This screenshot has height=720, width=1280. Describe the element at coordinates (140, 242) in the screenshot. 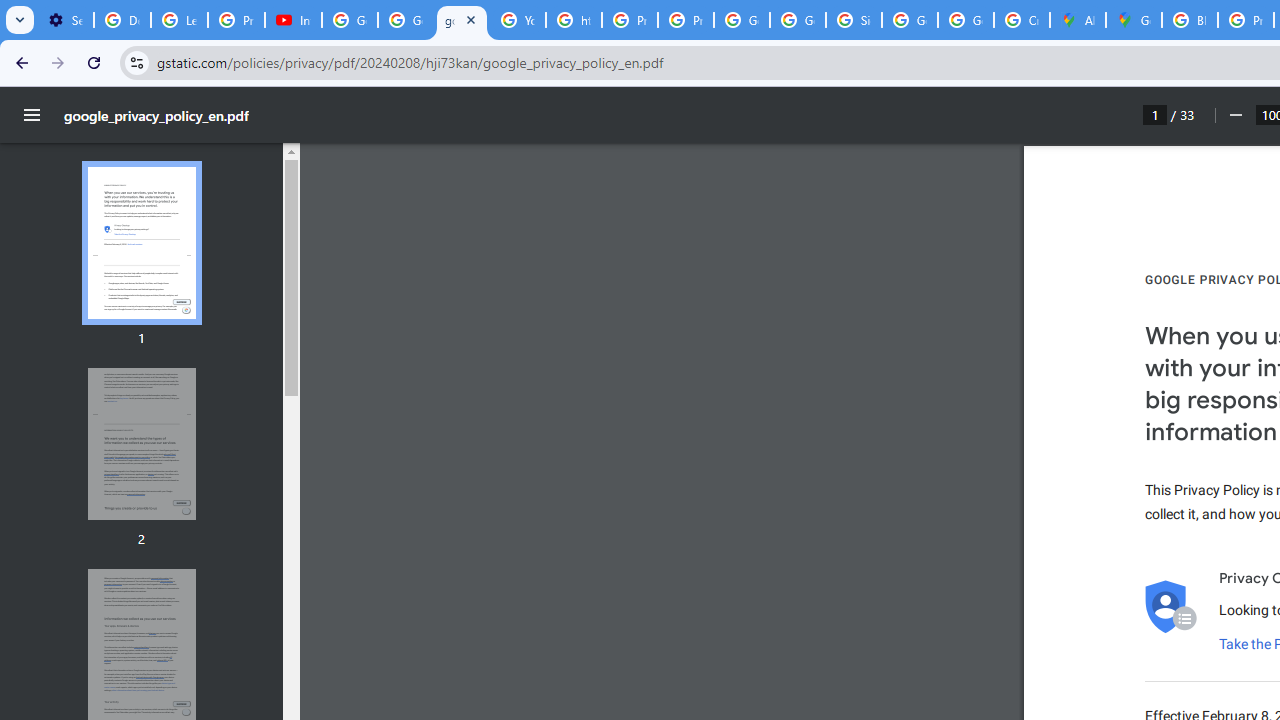

I see `'Thumbnail for page 1'` at that location.